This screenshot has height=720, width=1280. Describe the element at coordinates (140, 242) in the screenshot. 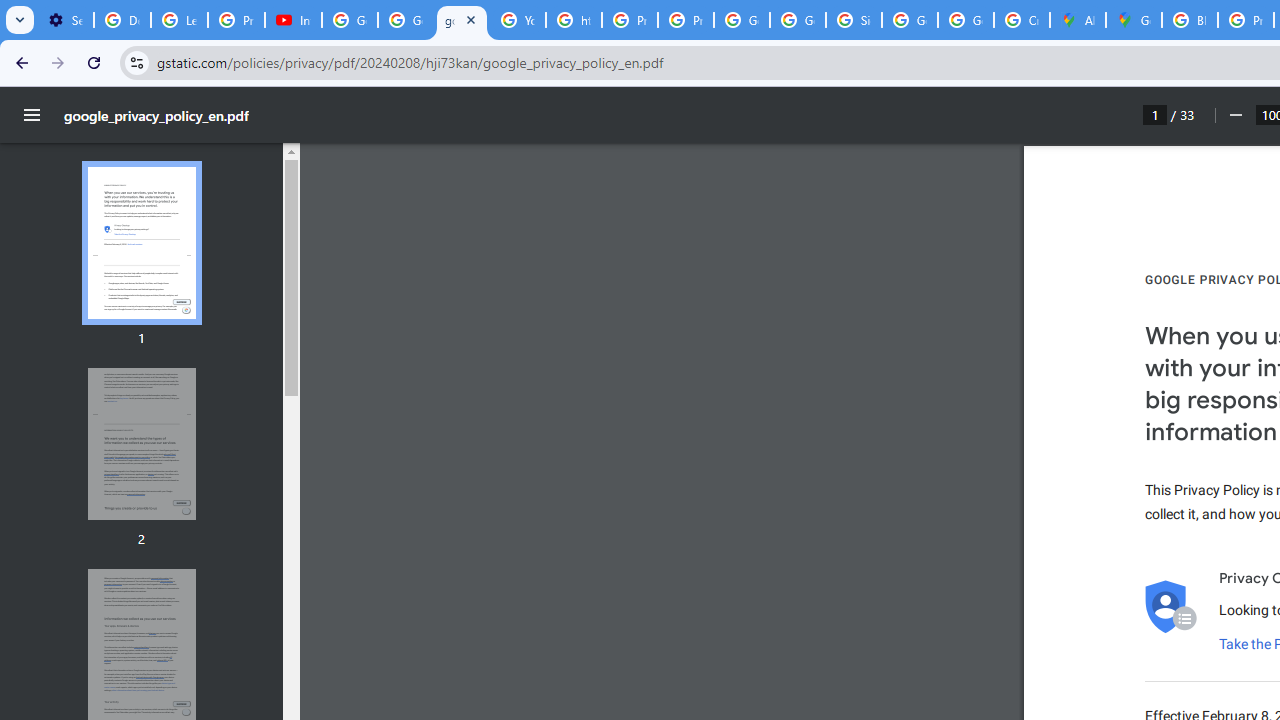

I see `'Thumbnail for page 1'` at that location.